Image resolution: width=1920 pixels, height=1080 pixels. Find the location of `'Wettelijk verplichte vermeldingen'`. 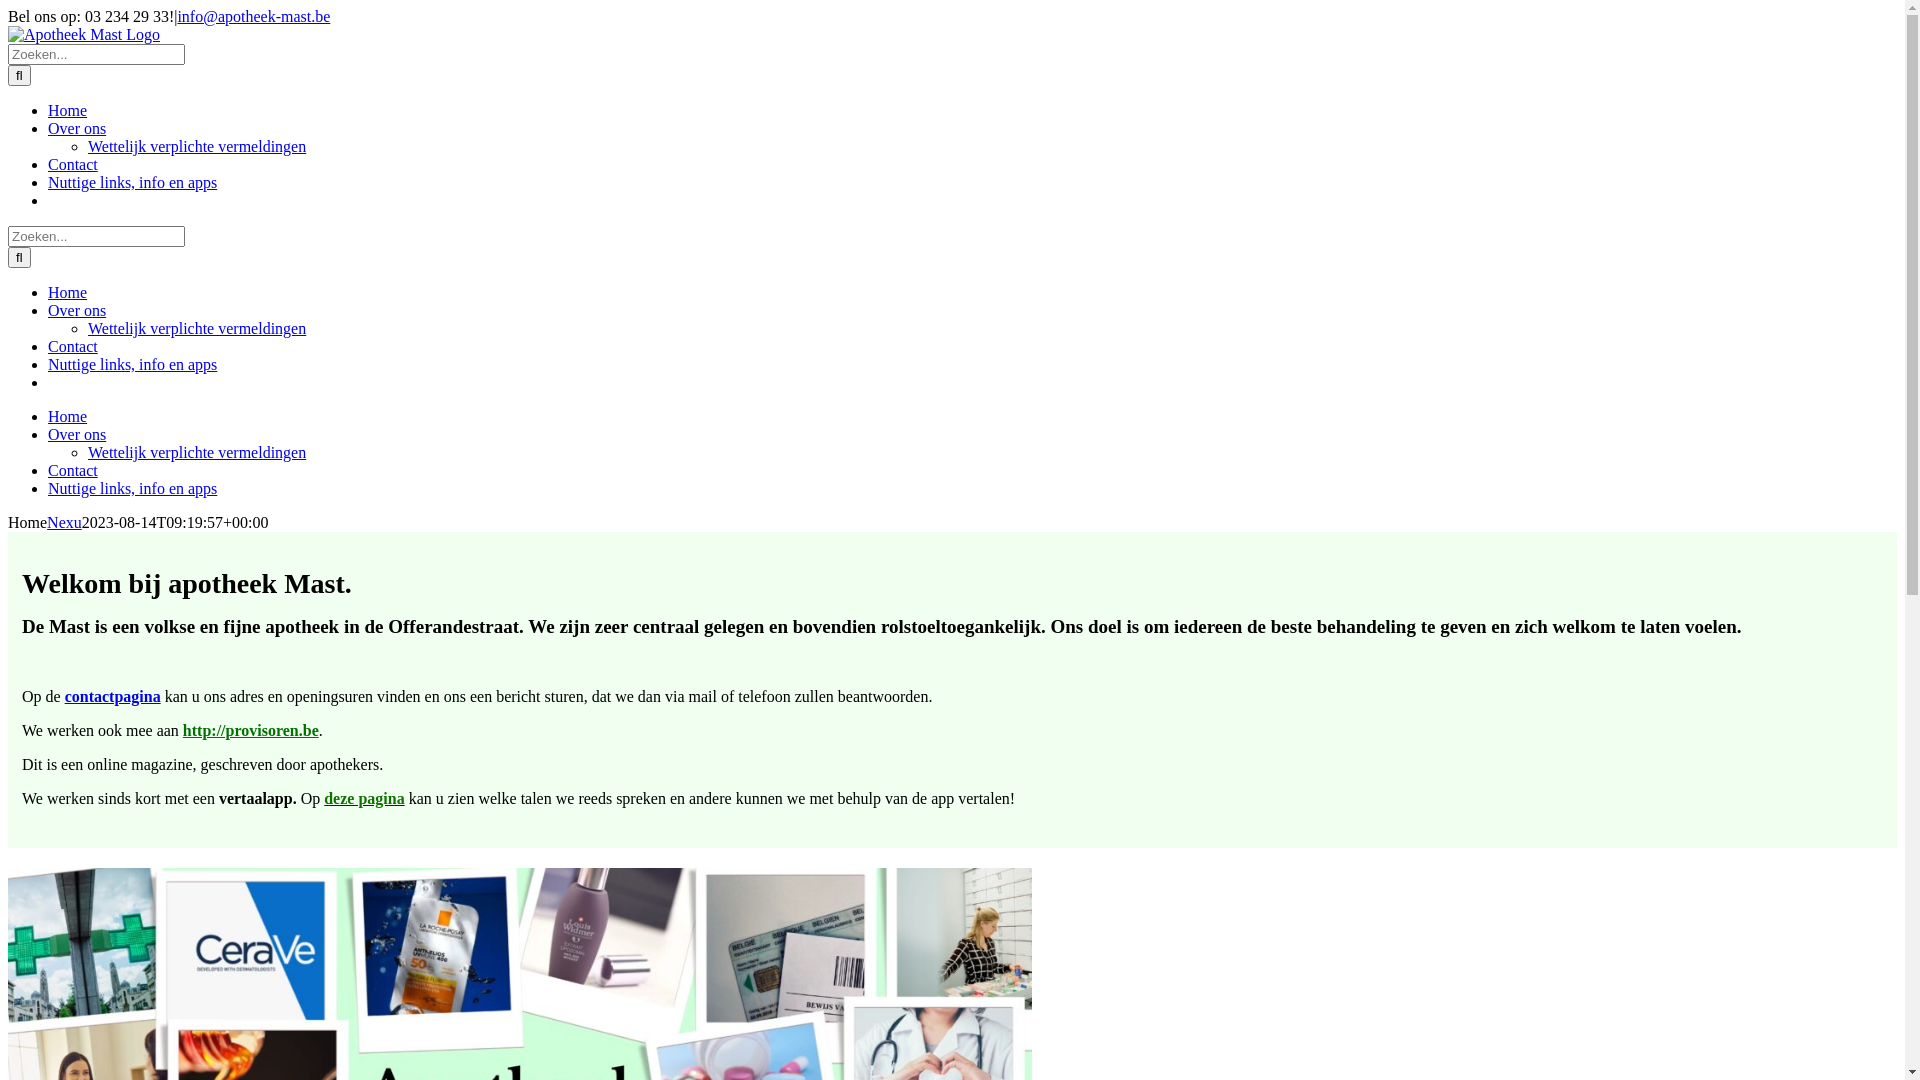

'Wettelijk verplichte vermeldingen' is located at coordinates (86, 327).